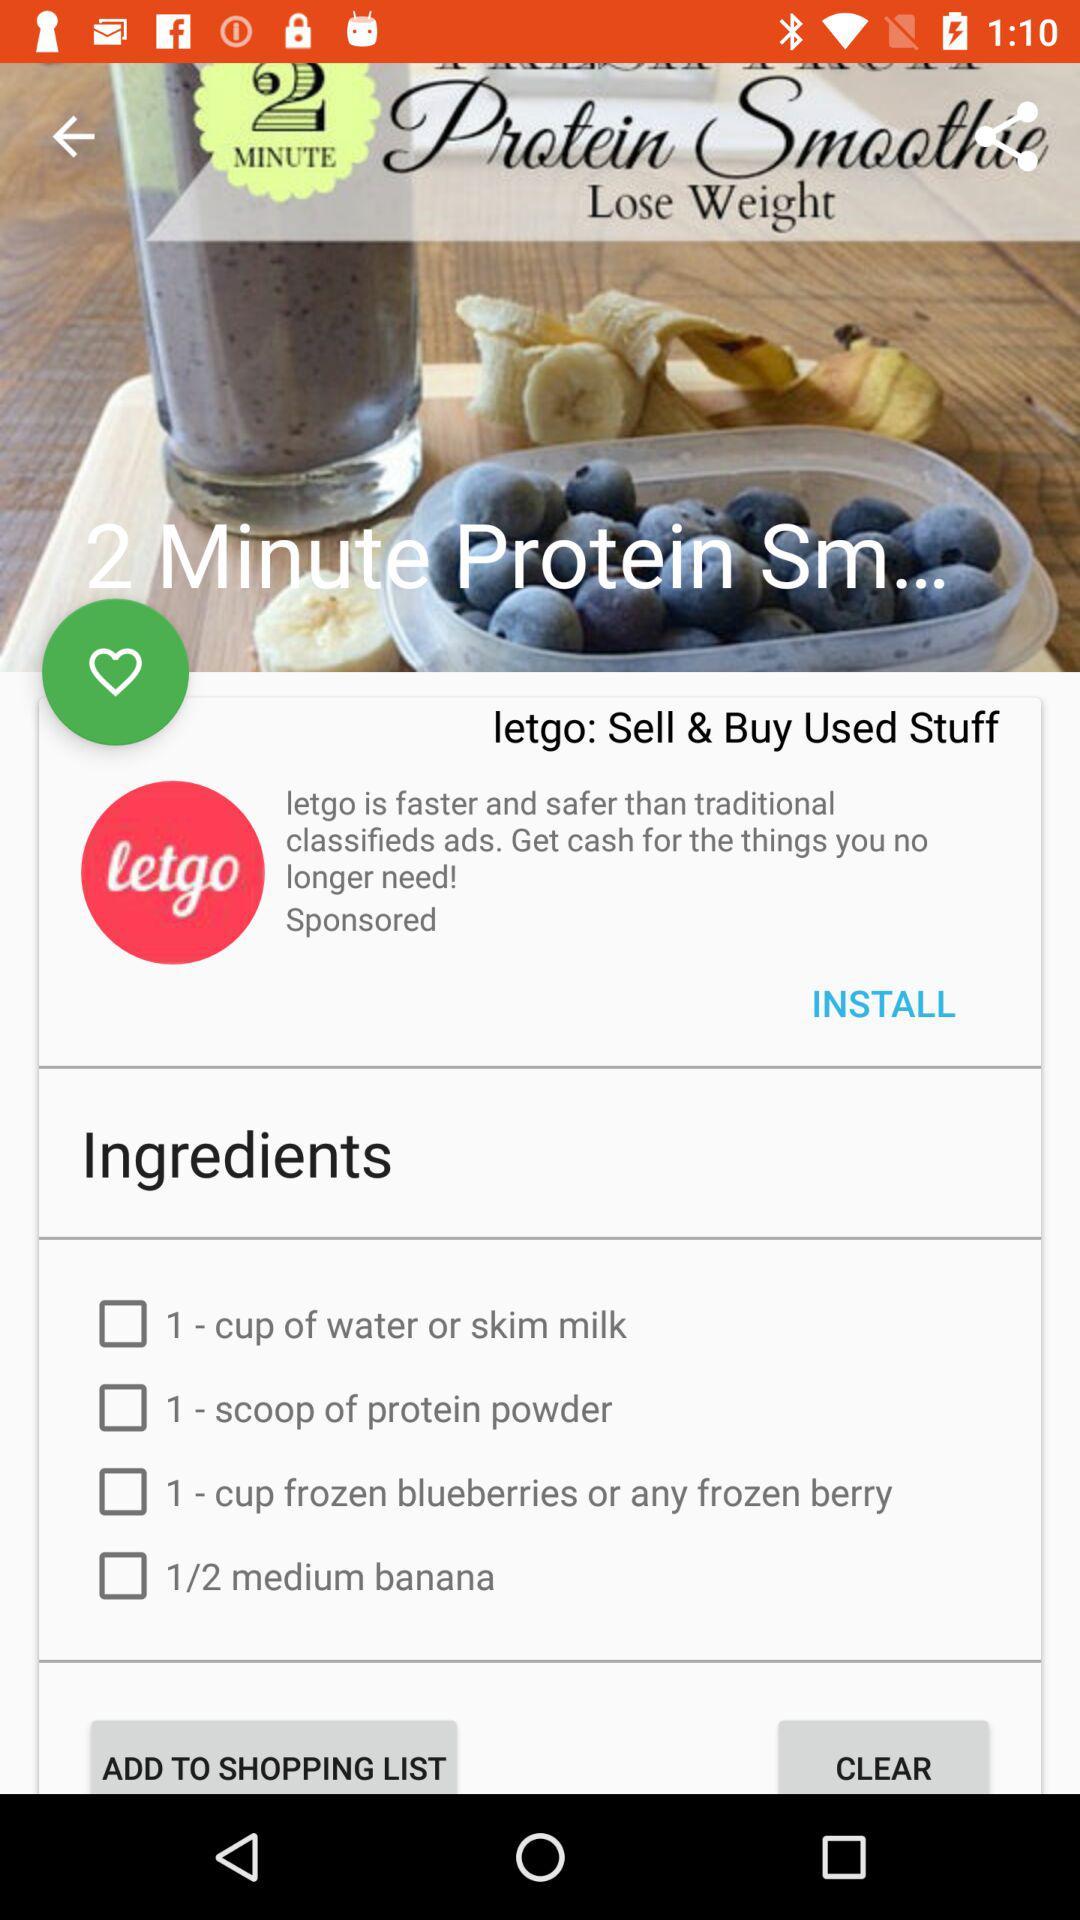 Image resolution: width=1080 pixels, height=1920 pixels. What do you see at coordinates (540, 1701) in the screenshot?
I see `shopping click option` at bounding box center [540, 1701].